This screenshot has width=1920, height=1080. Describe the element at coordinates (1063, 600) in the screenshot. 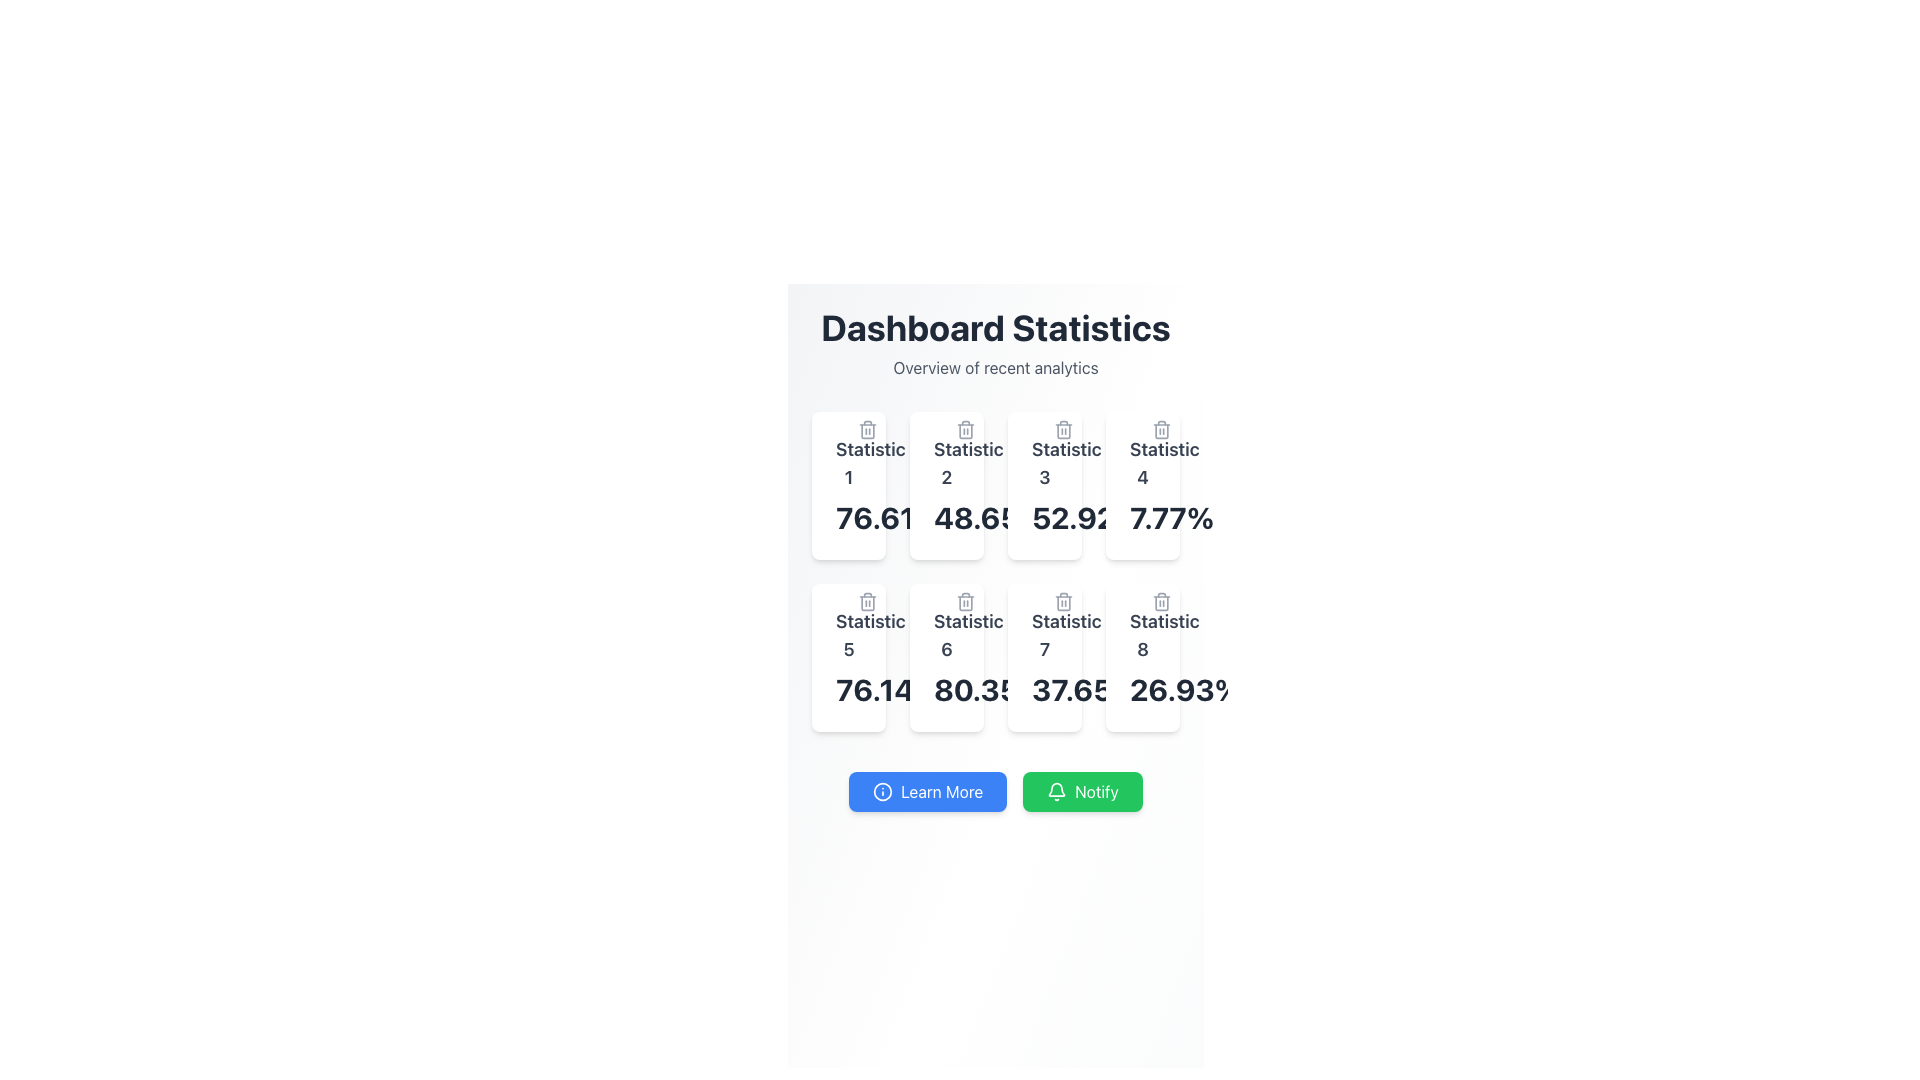

I see `the trash bin icon located in the top-right corner of the 'Statistic 7' card` at that location.